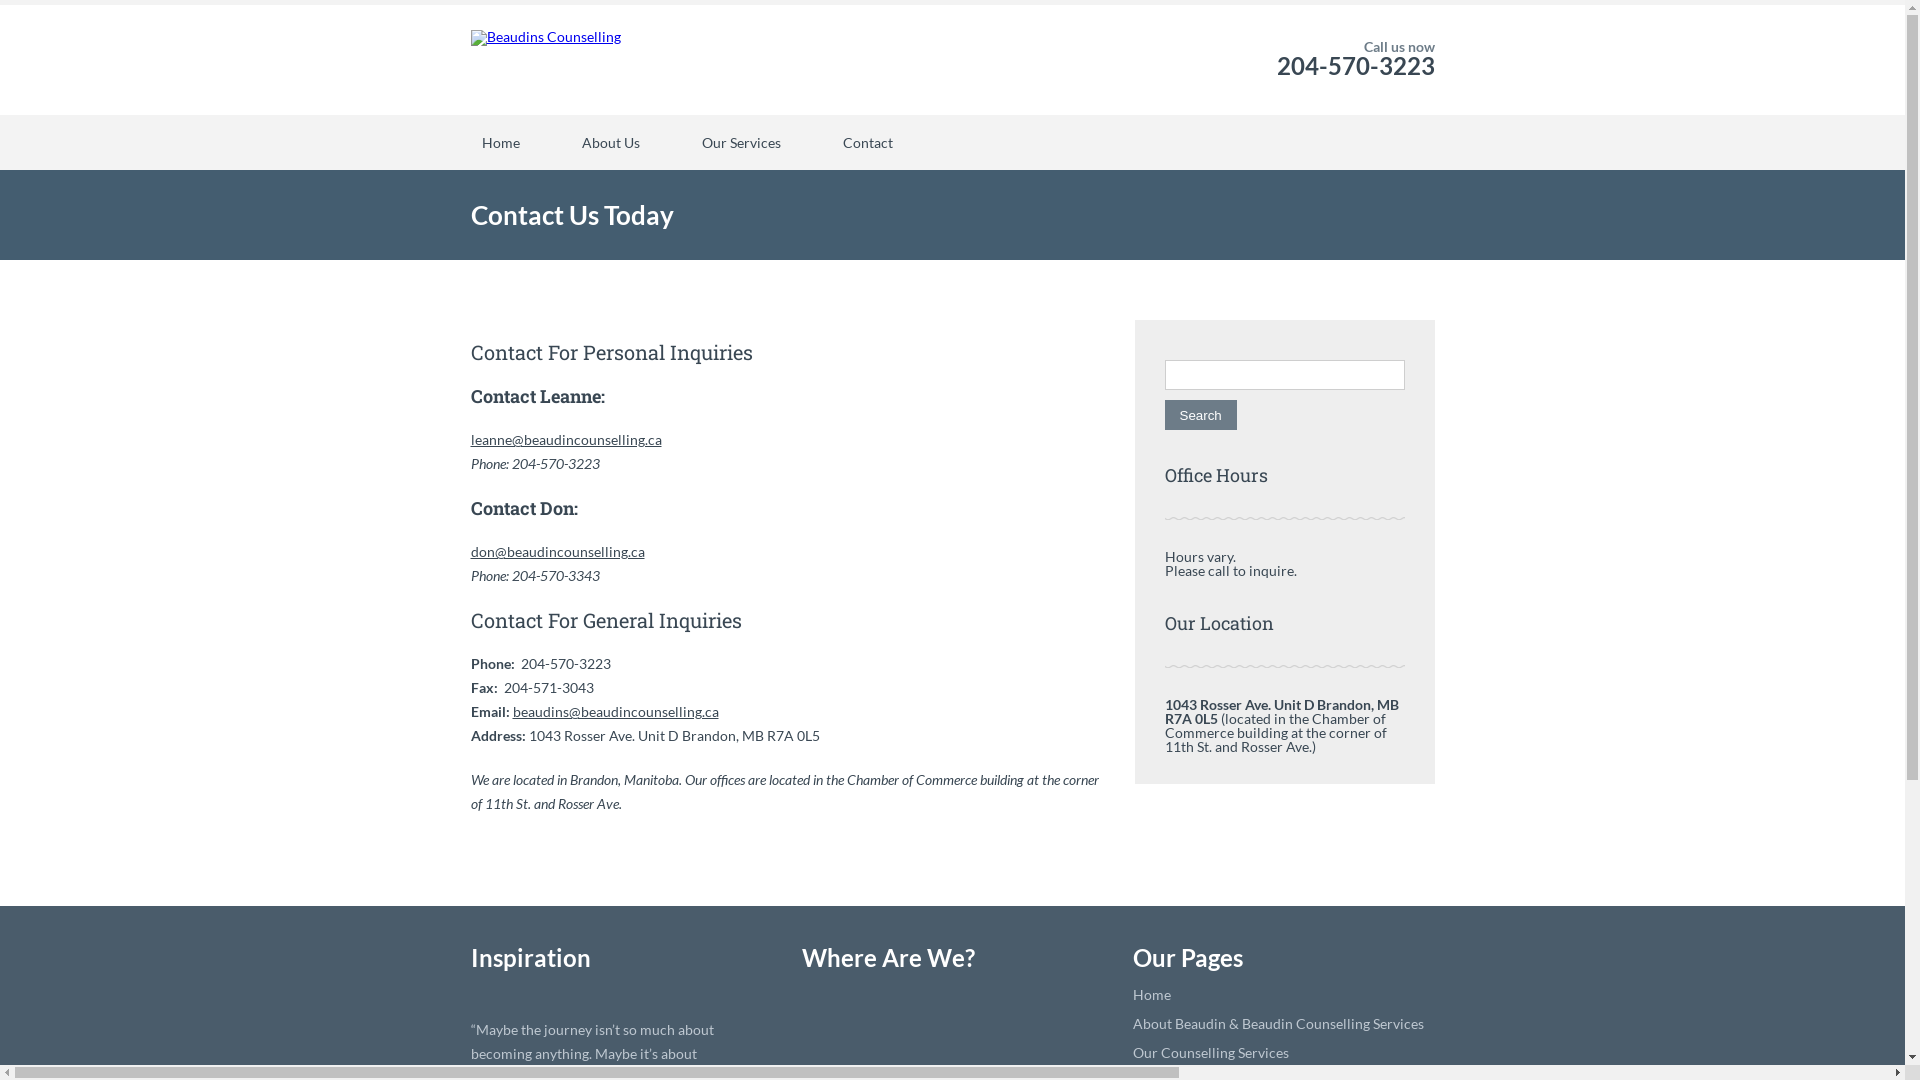 The width and height of the screenshot is (1920, 1080). What do you see at coordinates (613, 710) in the screenshot?
I see `'beaudins@beaudincounselling.ca'` at bounding box center [613, 710].